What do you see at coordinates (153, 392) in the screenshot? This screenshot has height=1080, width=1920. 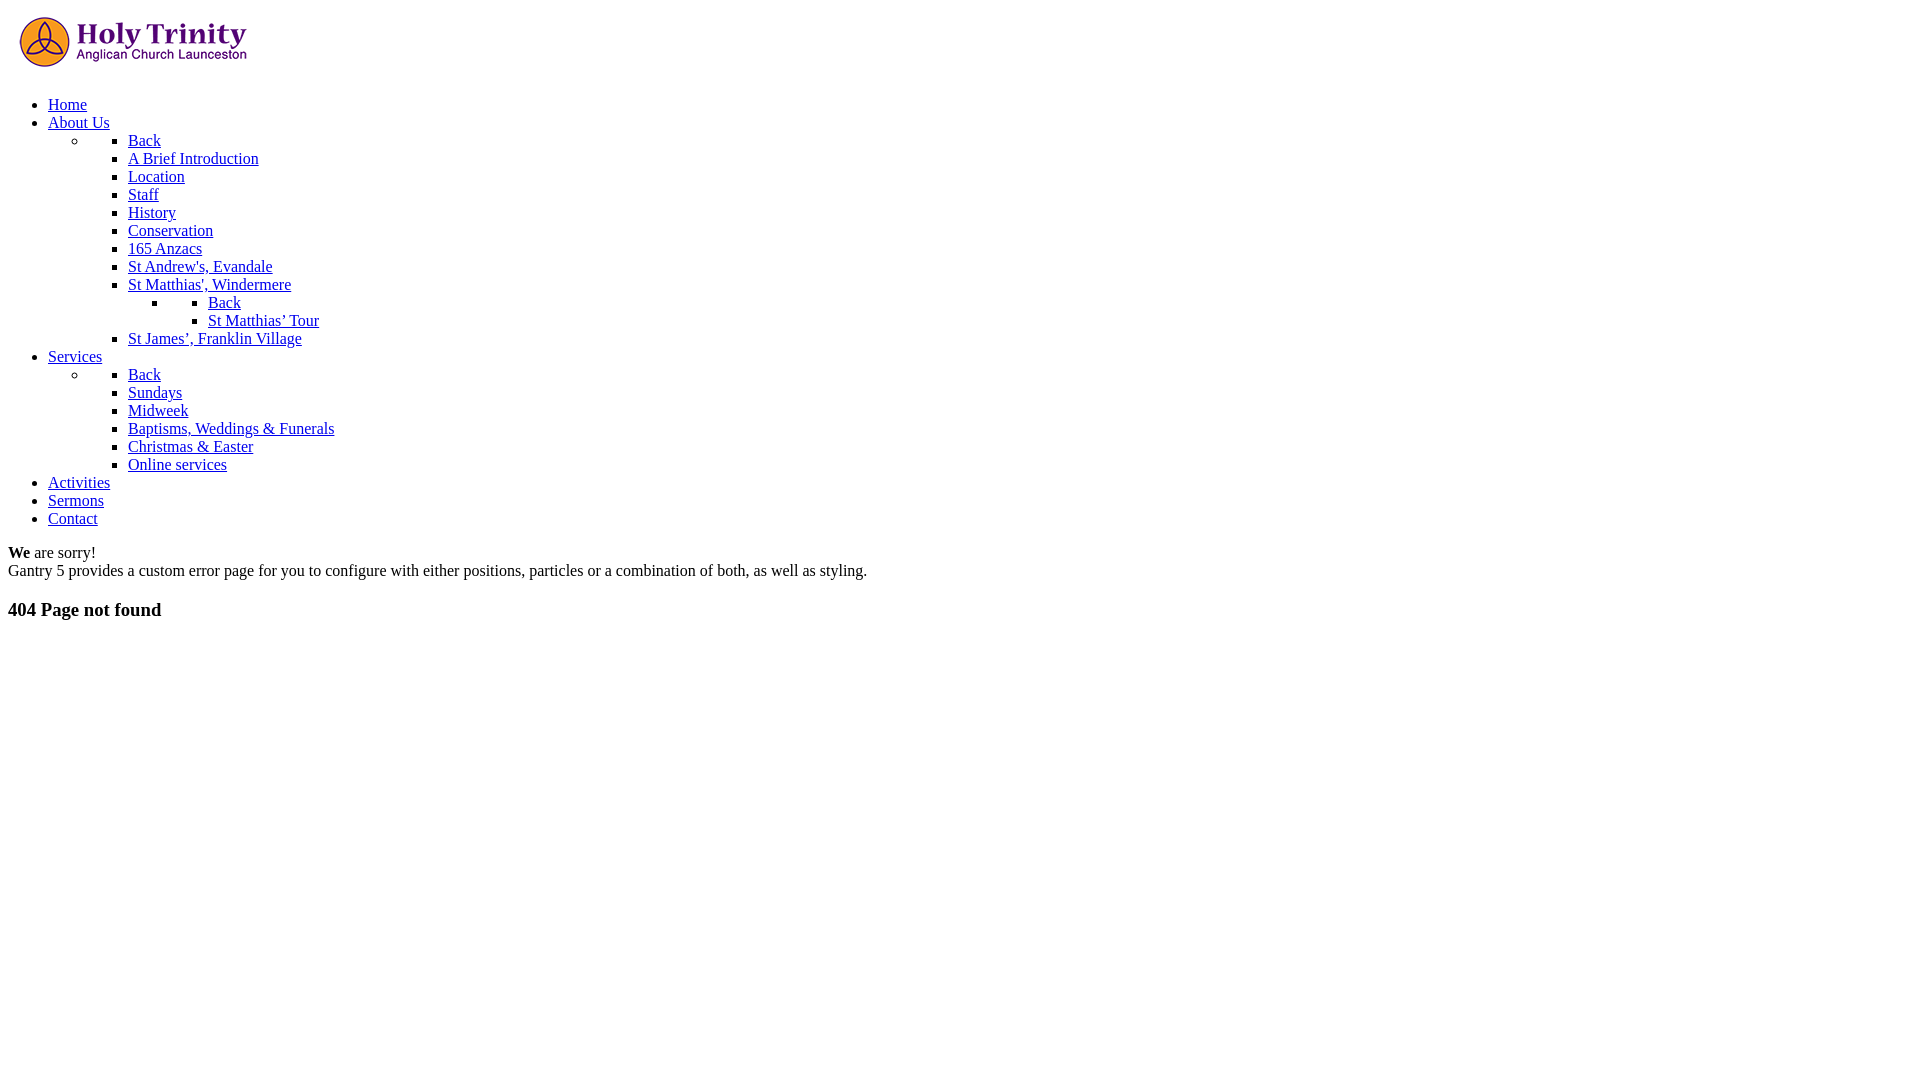 I see `'Sundays'` at bounding box center [153, 392].